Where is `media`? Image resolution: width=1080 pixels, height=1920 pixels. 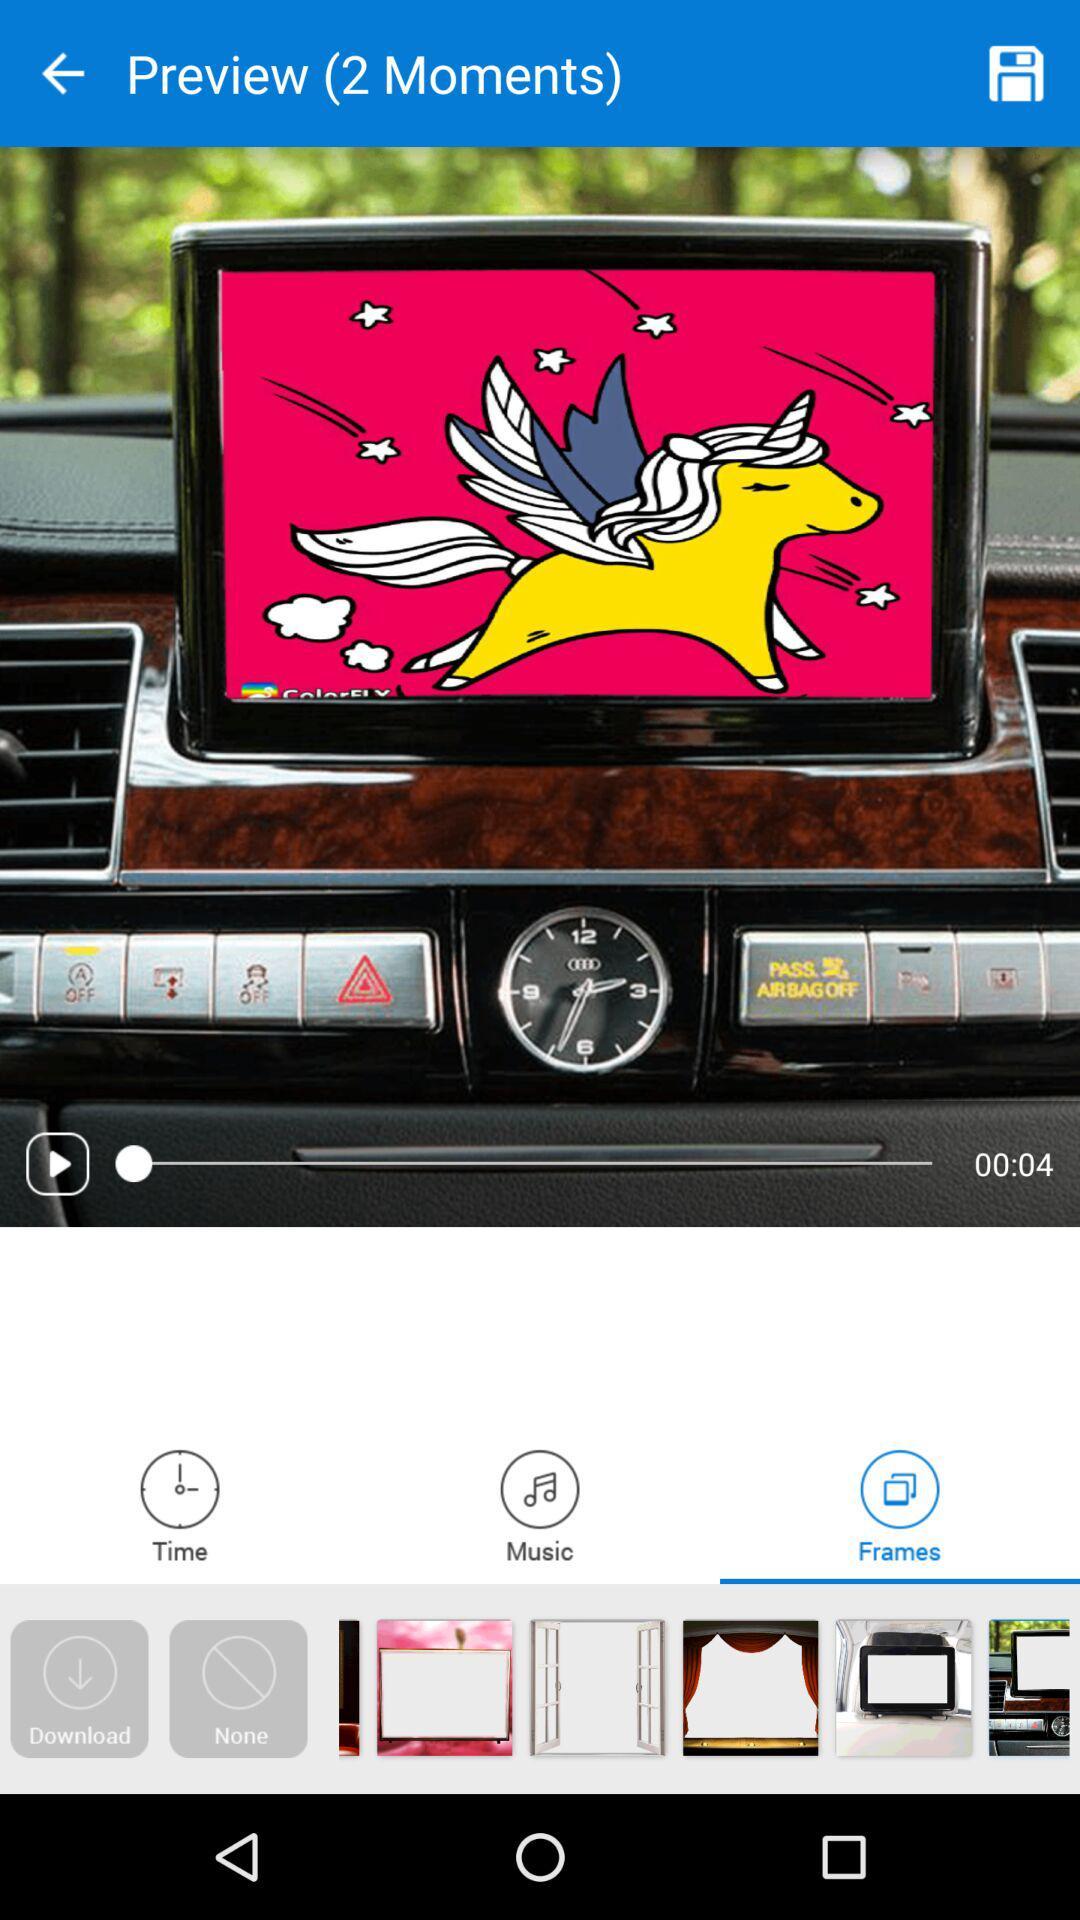
media is located at coordinates (56, 1163).